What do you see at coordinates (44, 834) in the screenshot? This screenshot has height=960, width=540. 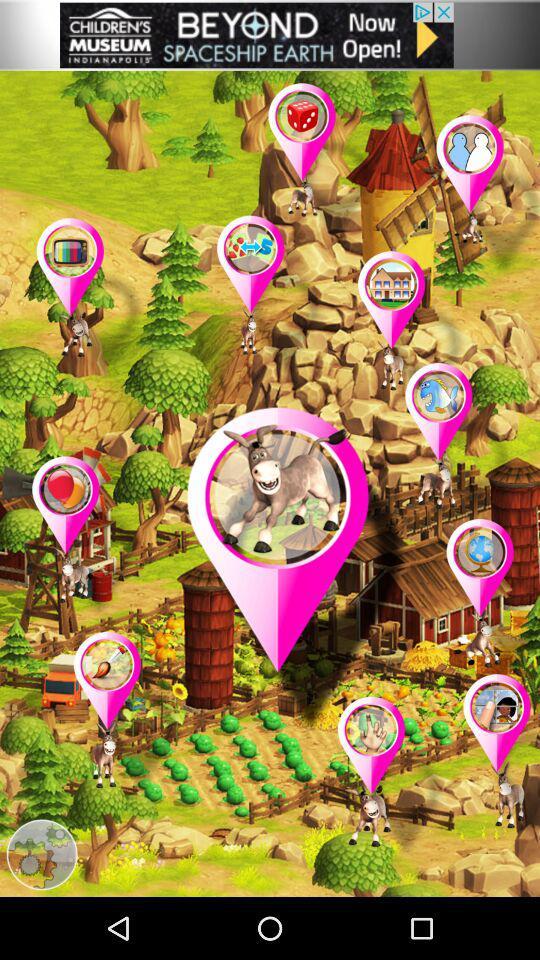 I see `the star icon` at bounding box center [44, 834].